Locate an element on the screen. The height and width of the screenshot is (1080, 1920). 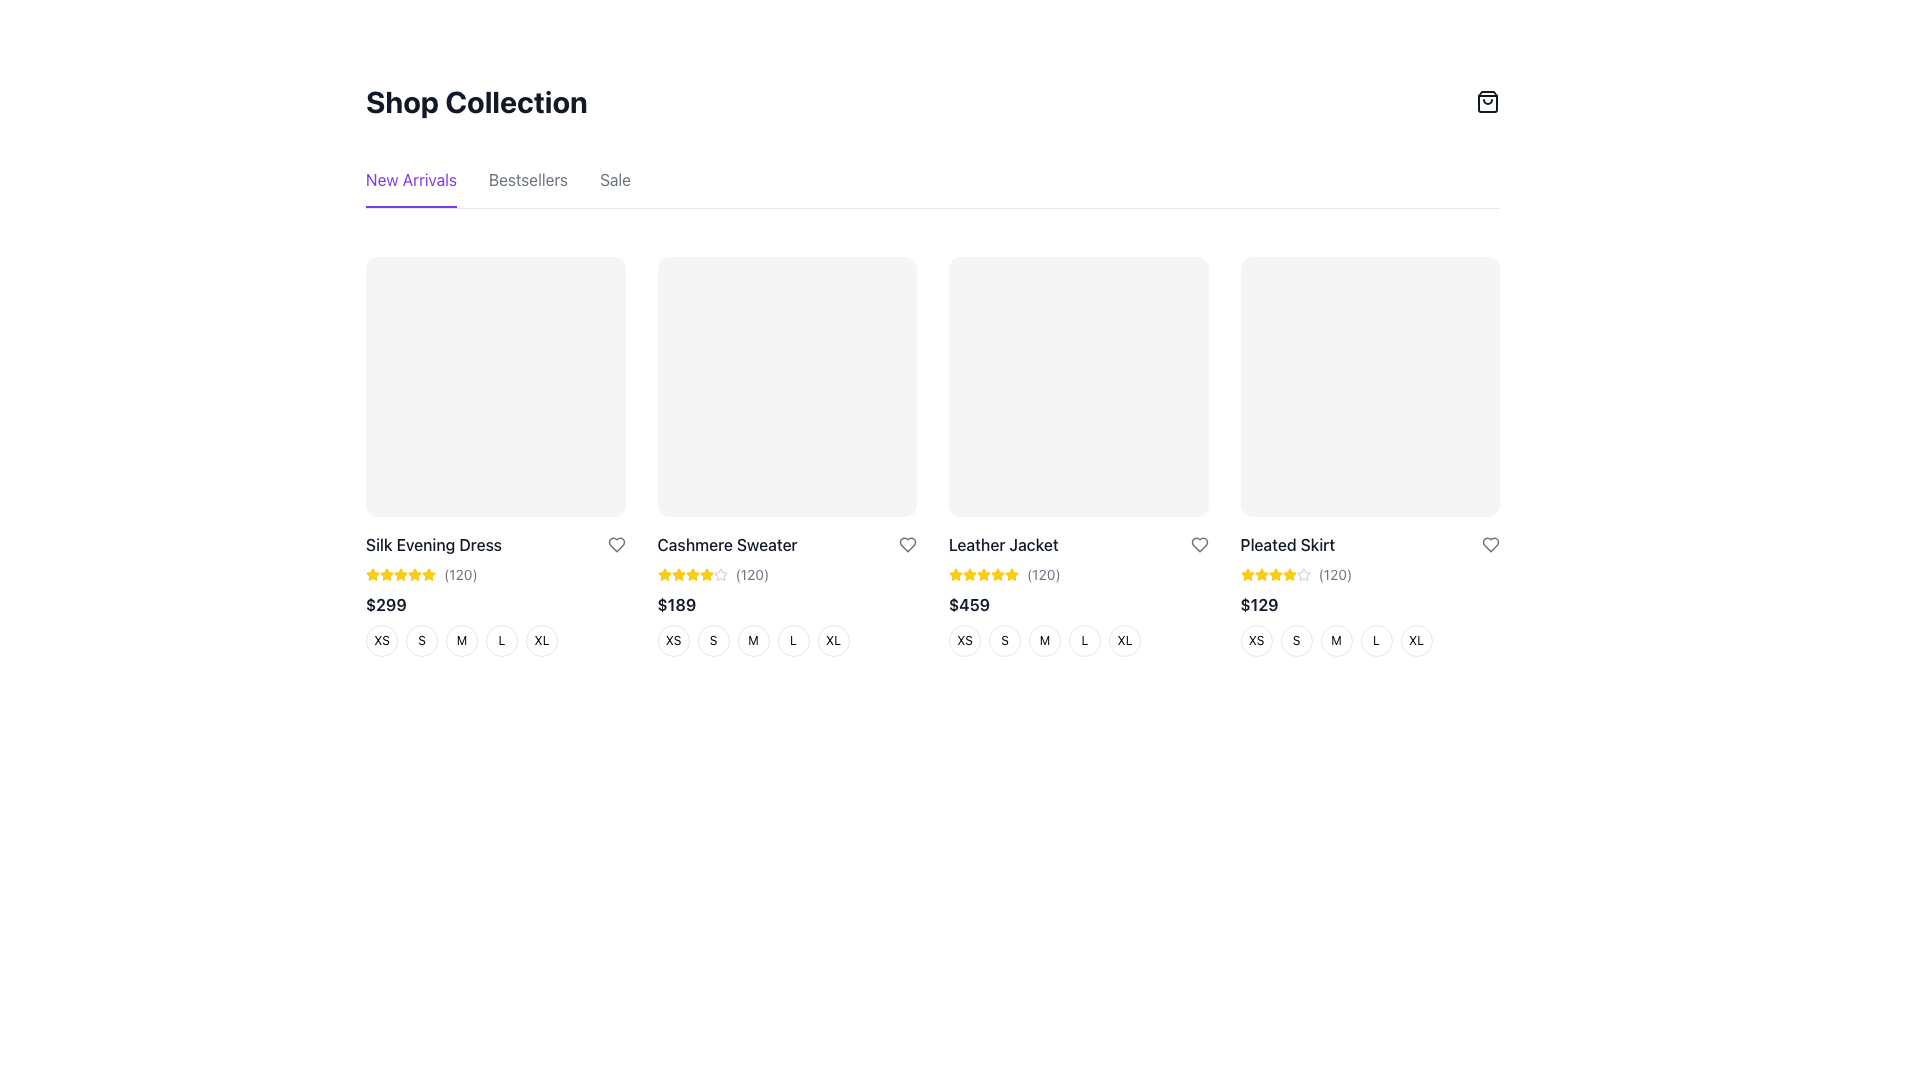
the first rating star icon for the 'Silk Evening Dress', which is a yellow star-shaped icon indicating a selected rating is located at coordinates (387, 574).